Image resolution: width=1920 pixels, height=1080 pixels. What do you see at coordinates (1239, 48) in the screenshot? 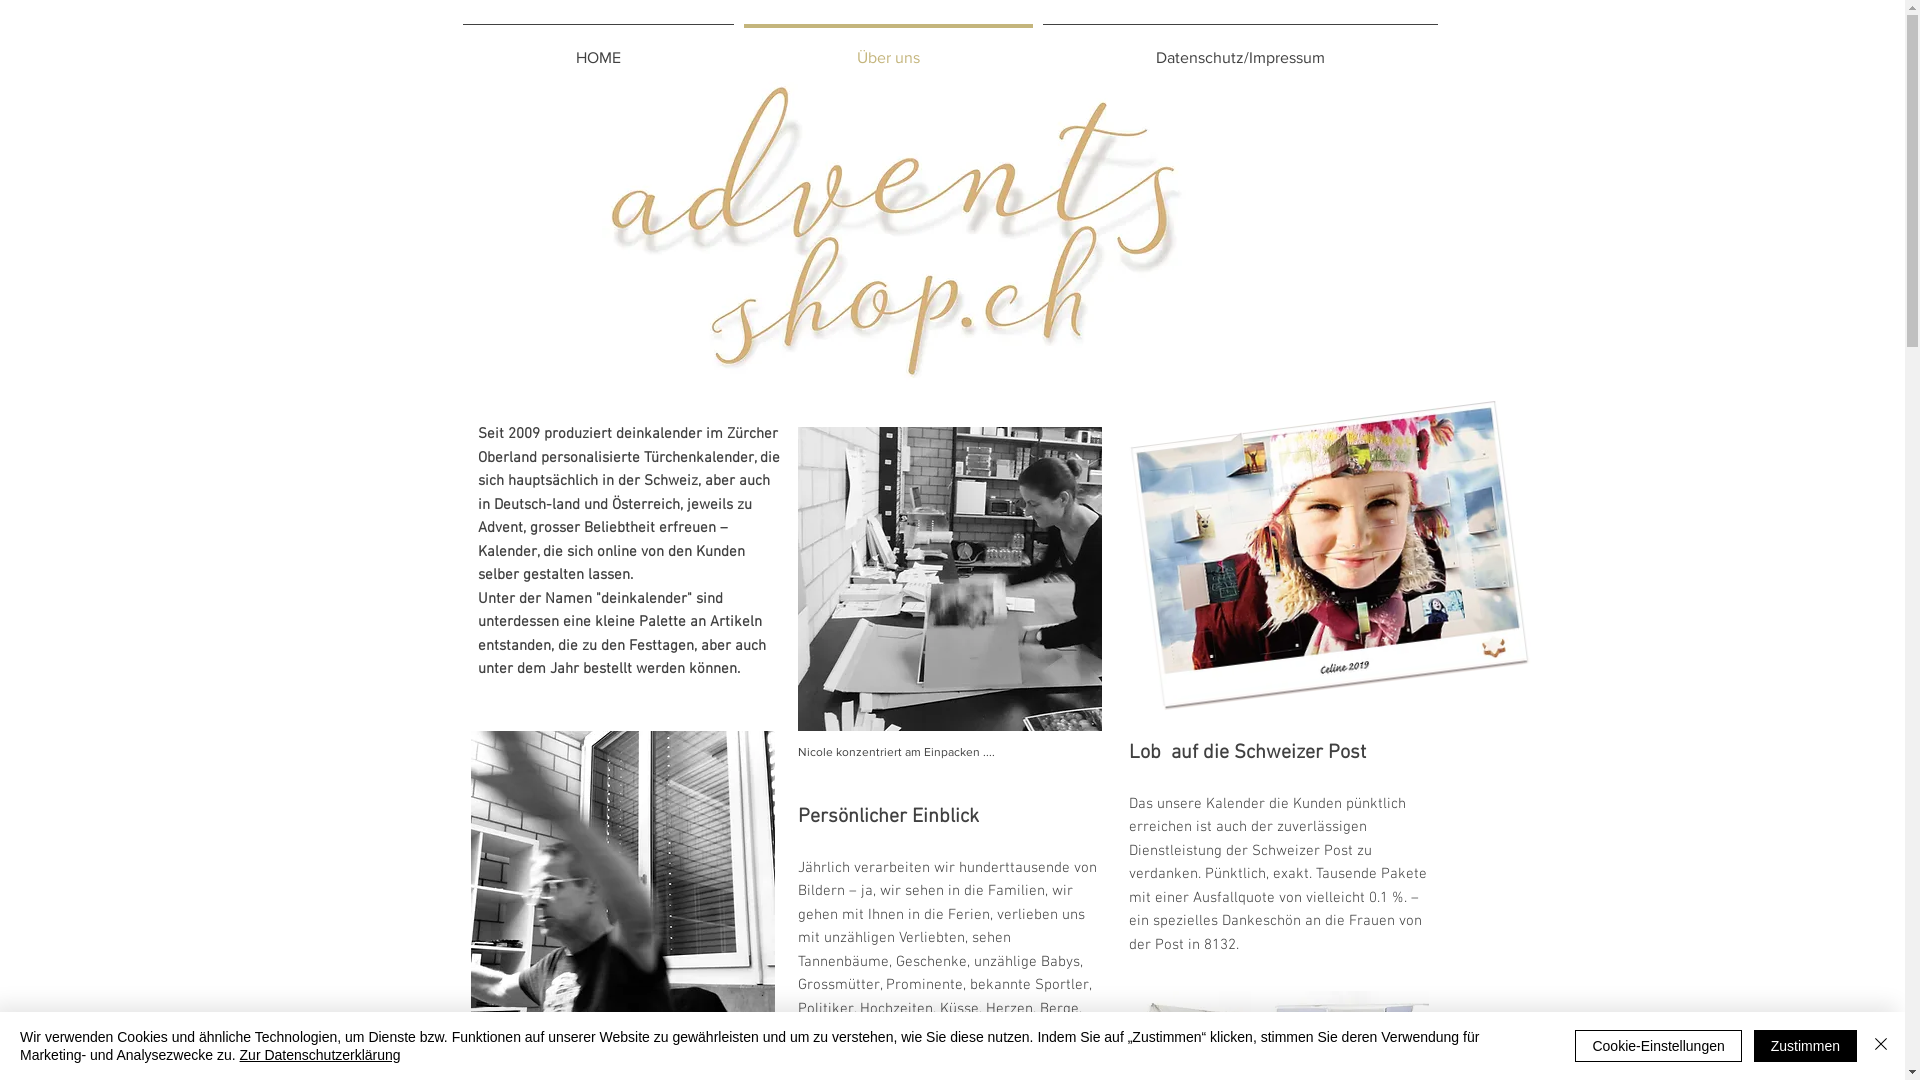
I see `'Datenschutz/Impressum'` at bounding box center [1239, 48].